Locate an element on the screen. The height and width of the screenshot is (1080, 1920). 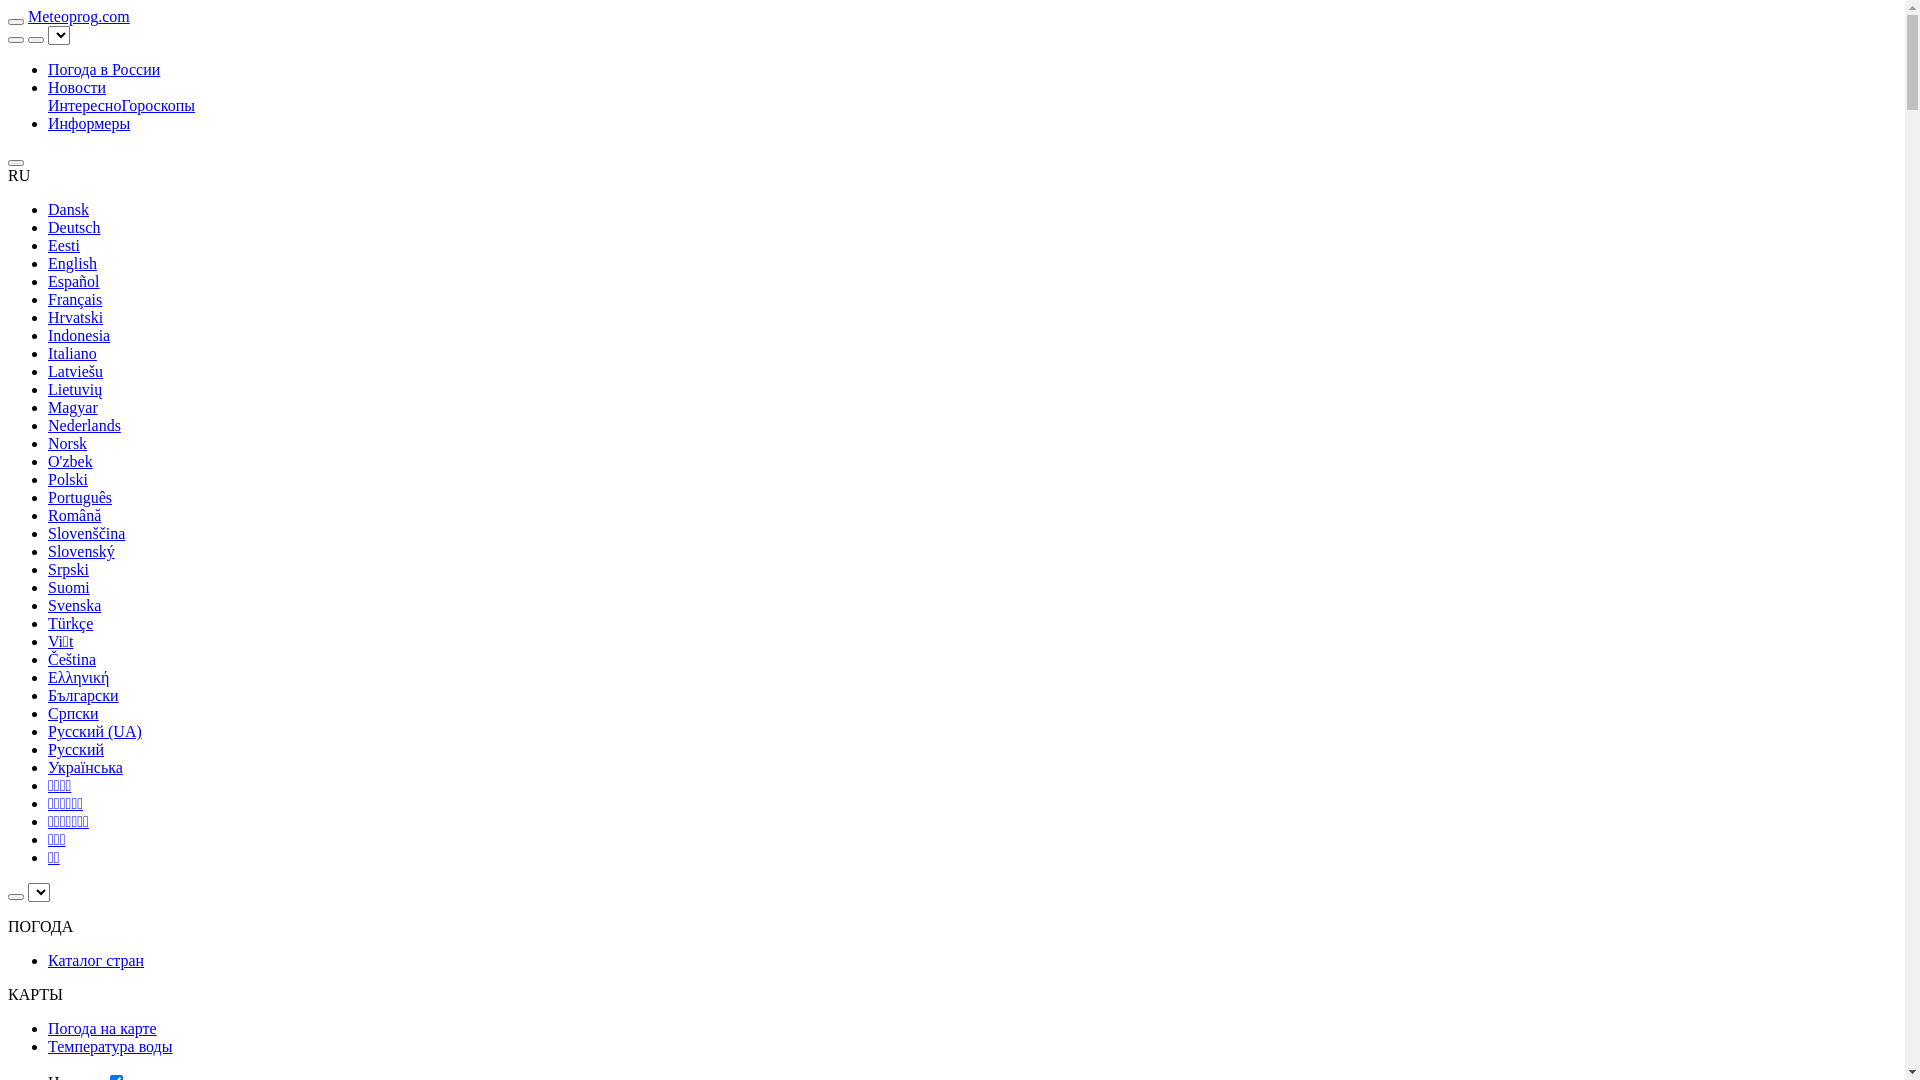
'Svenska' is located at coordinates (74, 604).